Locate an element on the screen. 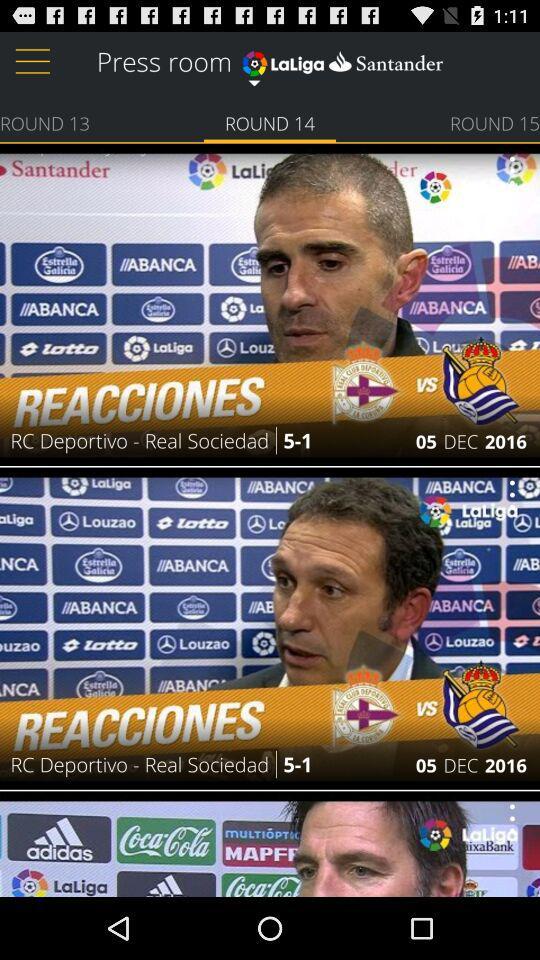 The image size is (540, 960). the item to the right of press room app is located at coordinates (341, 58).